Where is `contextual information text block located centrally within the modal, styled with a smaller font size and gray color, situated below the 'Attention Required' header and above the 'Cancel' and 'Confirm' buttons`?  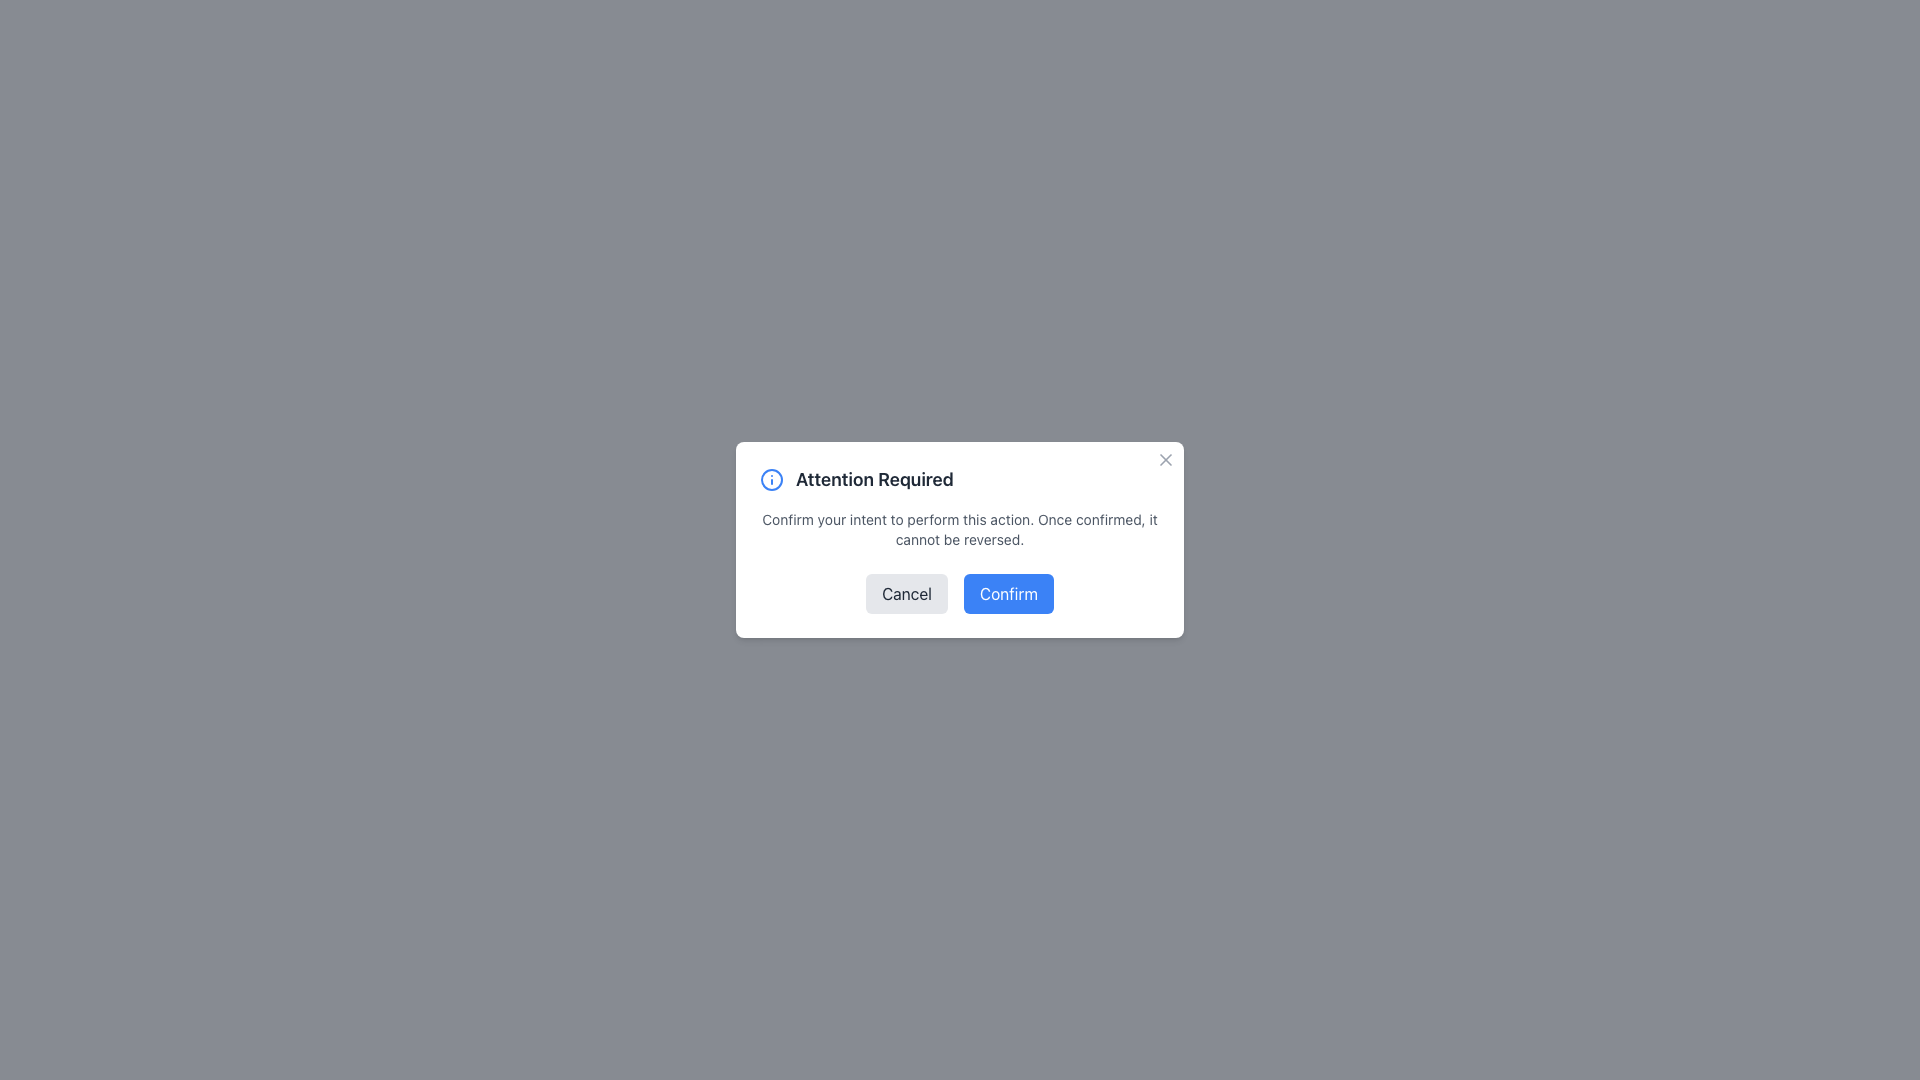 contextual information text block located centrally within the modal, styled with a smaller font size and gray color, situated below the 'Attention Required' header and above the 'Cancel' and 'Confirm' buttons is located at coordinates (960, 528).